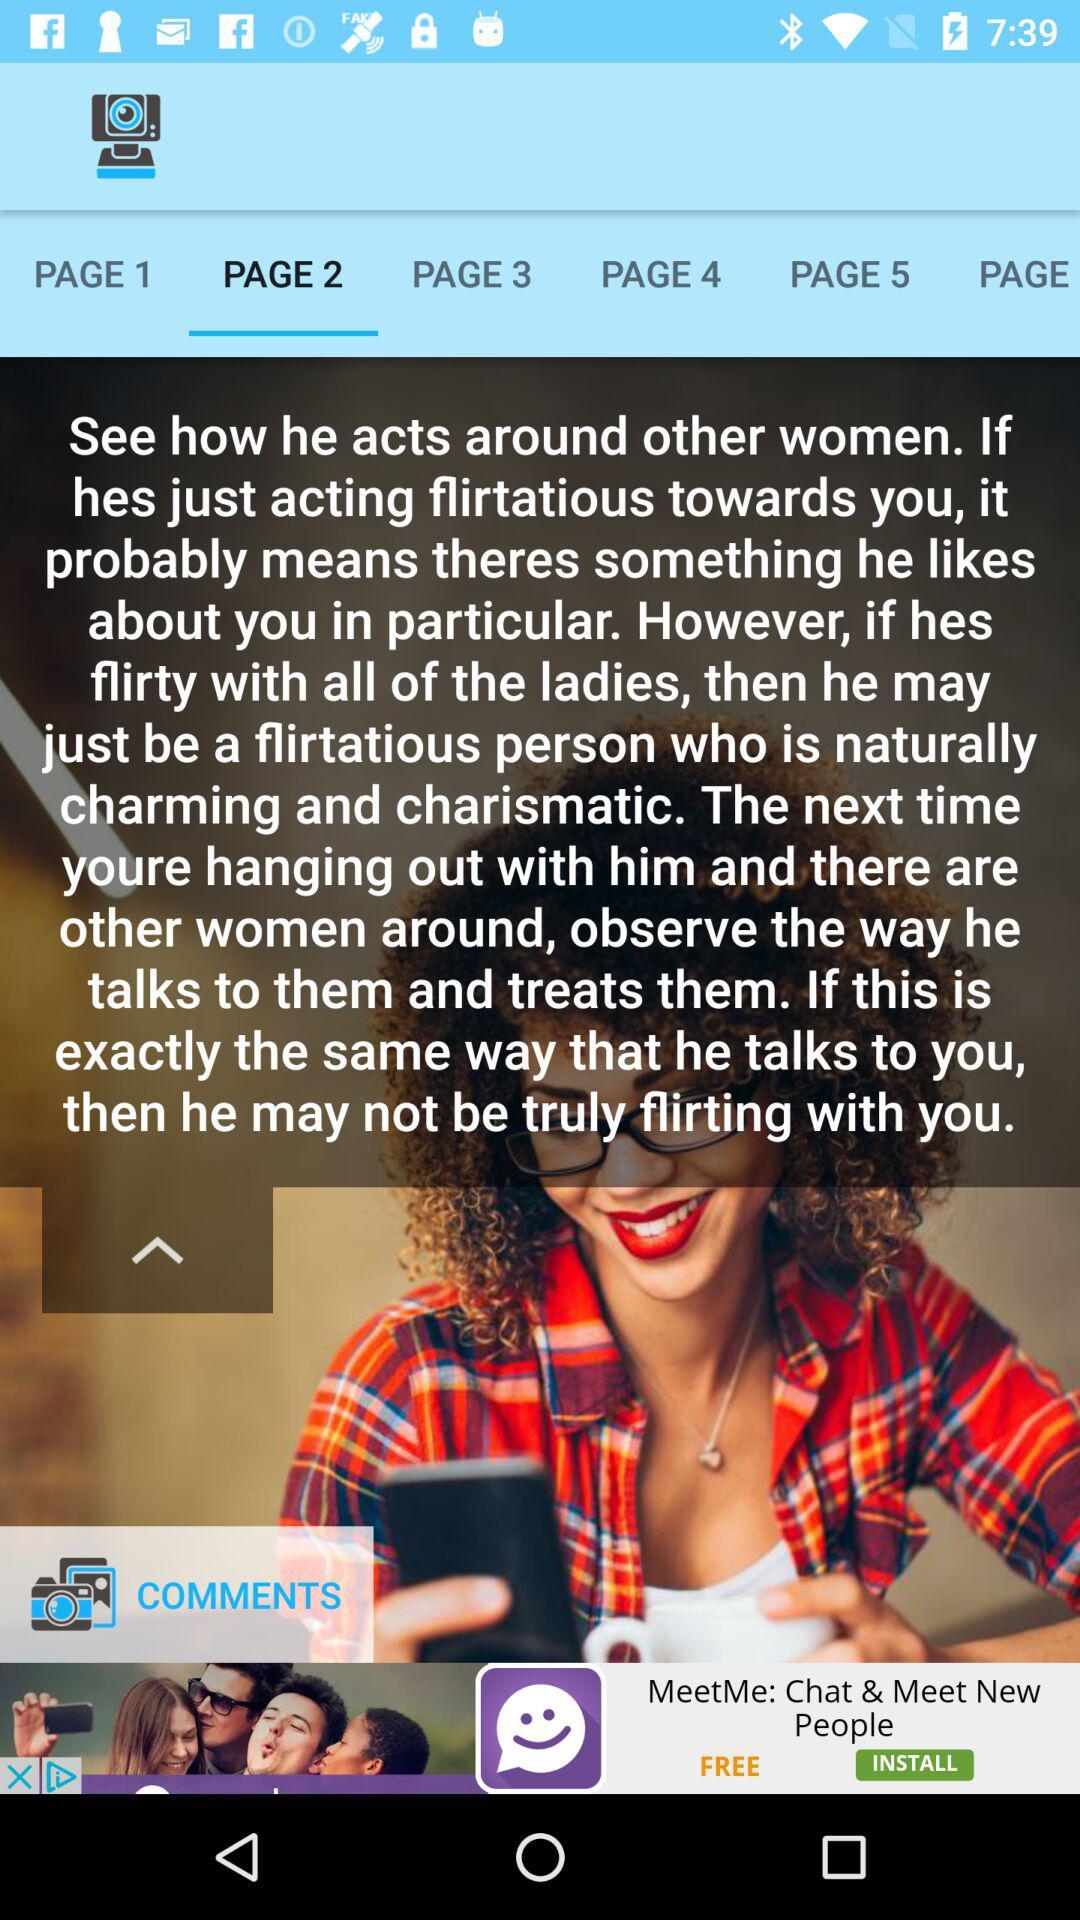  I want to click on a select option, so click(156, 1249).